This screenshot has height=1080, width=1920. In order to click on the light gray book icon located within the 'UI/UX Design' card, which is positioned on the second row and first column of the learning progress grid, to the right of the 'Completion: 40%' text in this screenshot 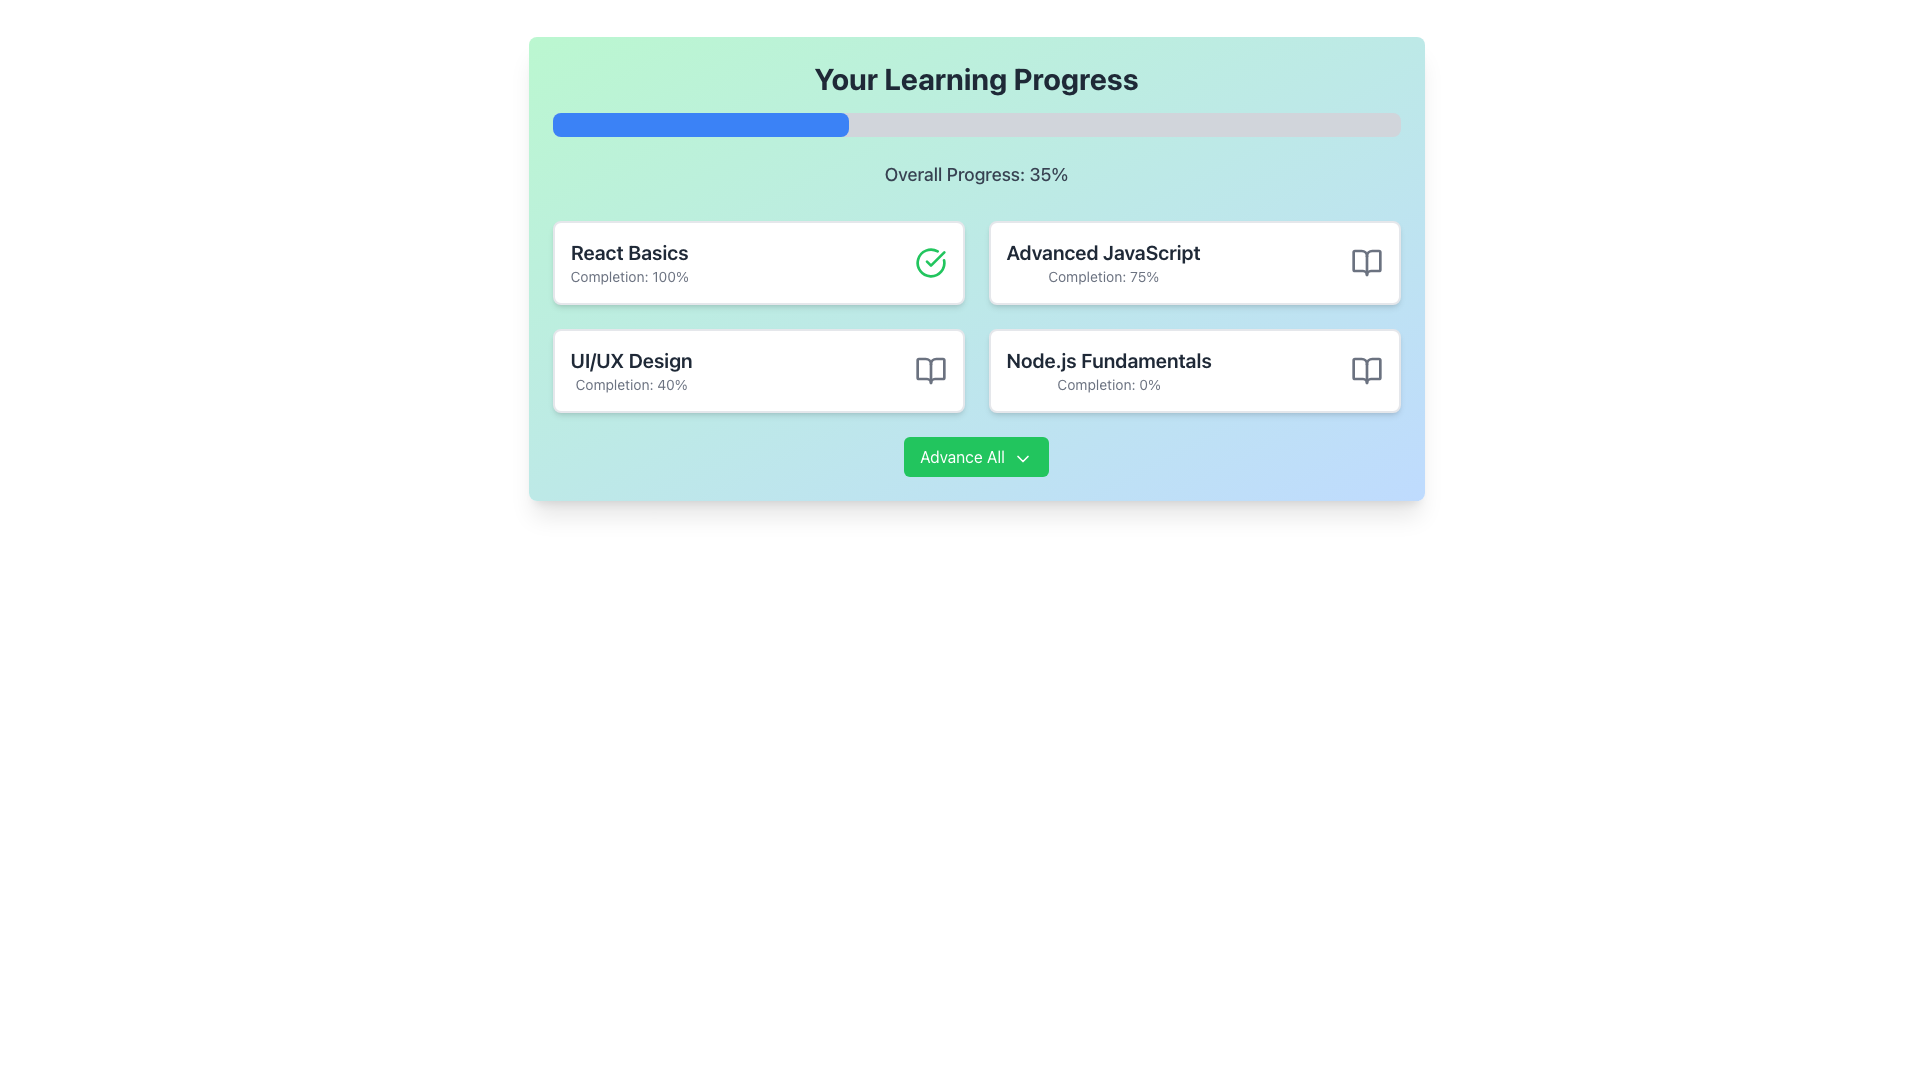, I will do `click(929, 370)`.